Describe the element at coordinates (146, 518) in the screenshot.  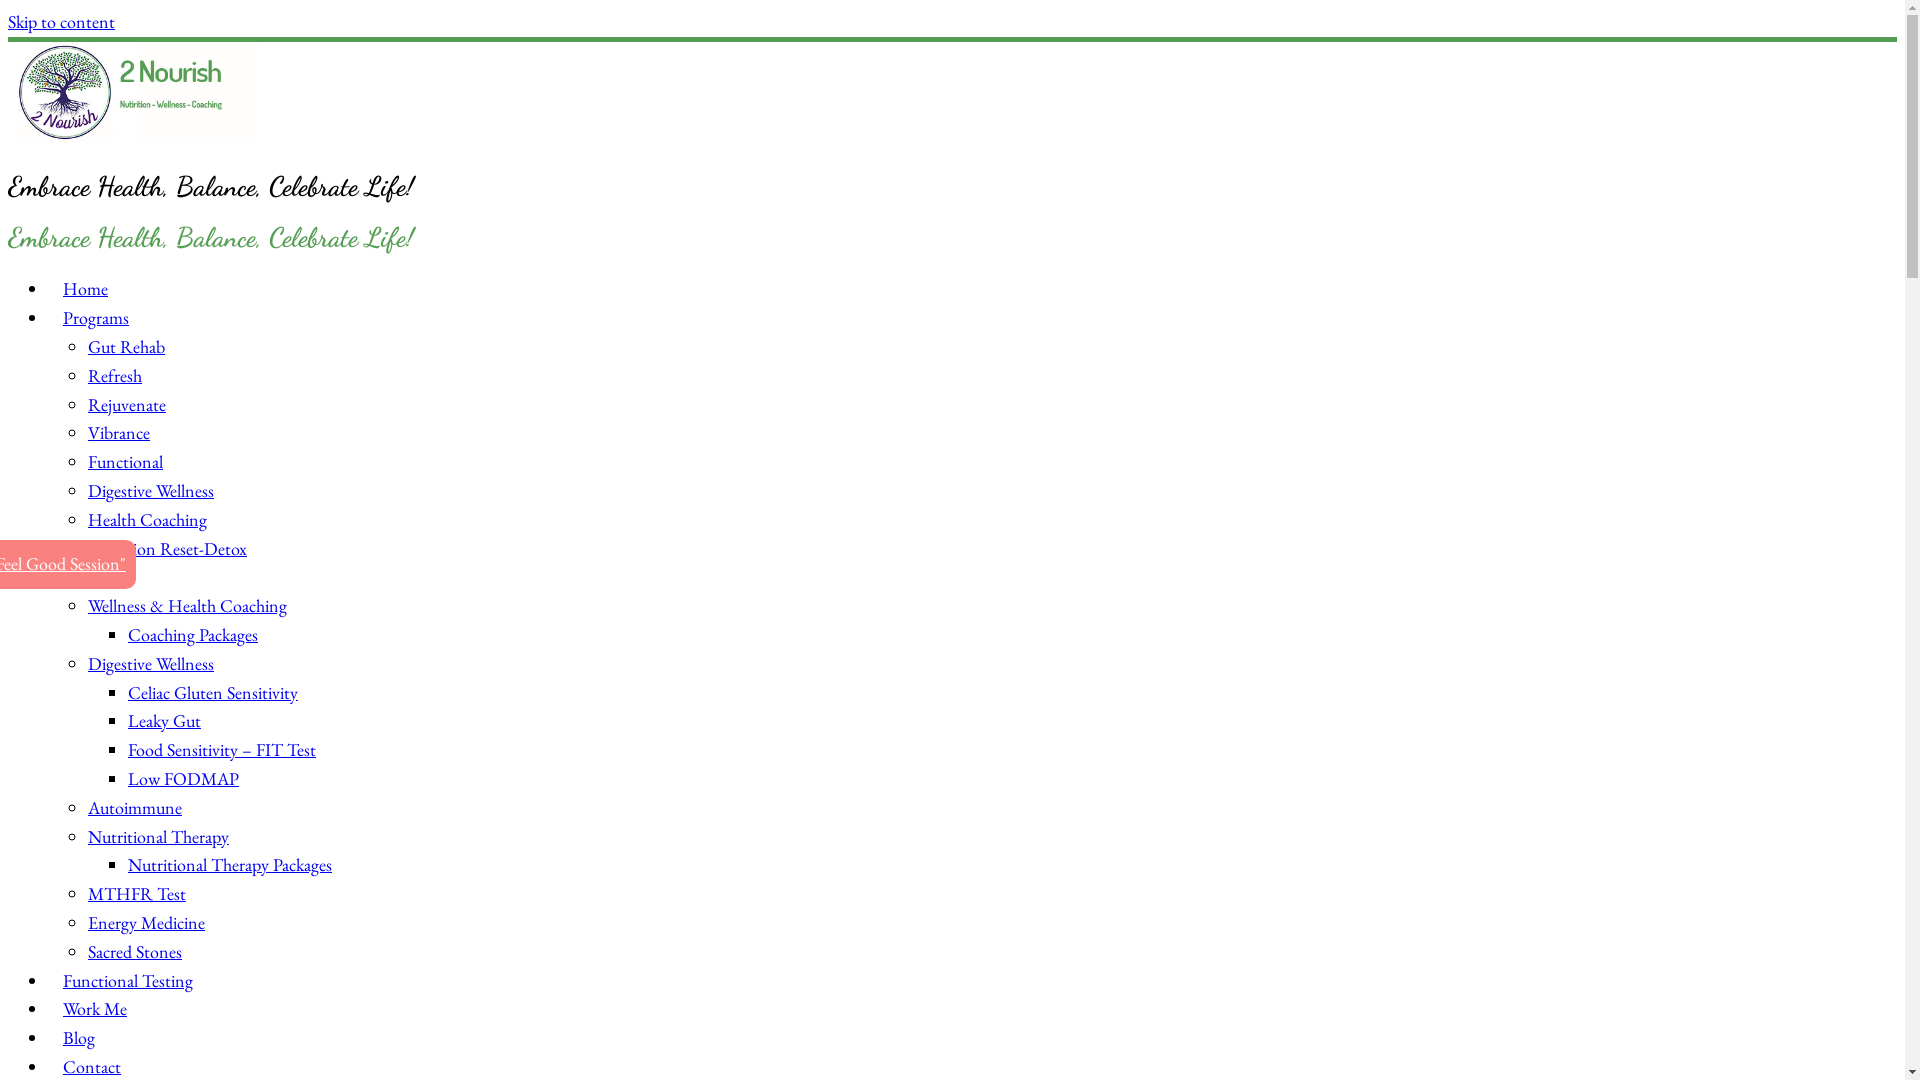
I see `'Health Coaching'` at that location.